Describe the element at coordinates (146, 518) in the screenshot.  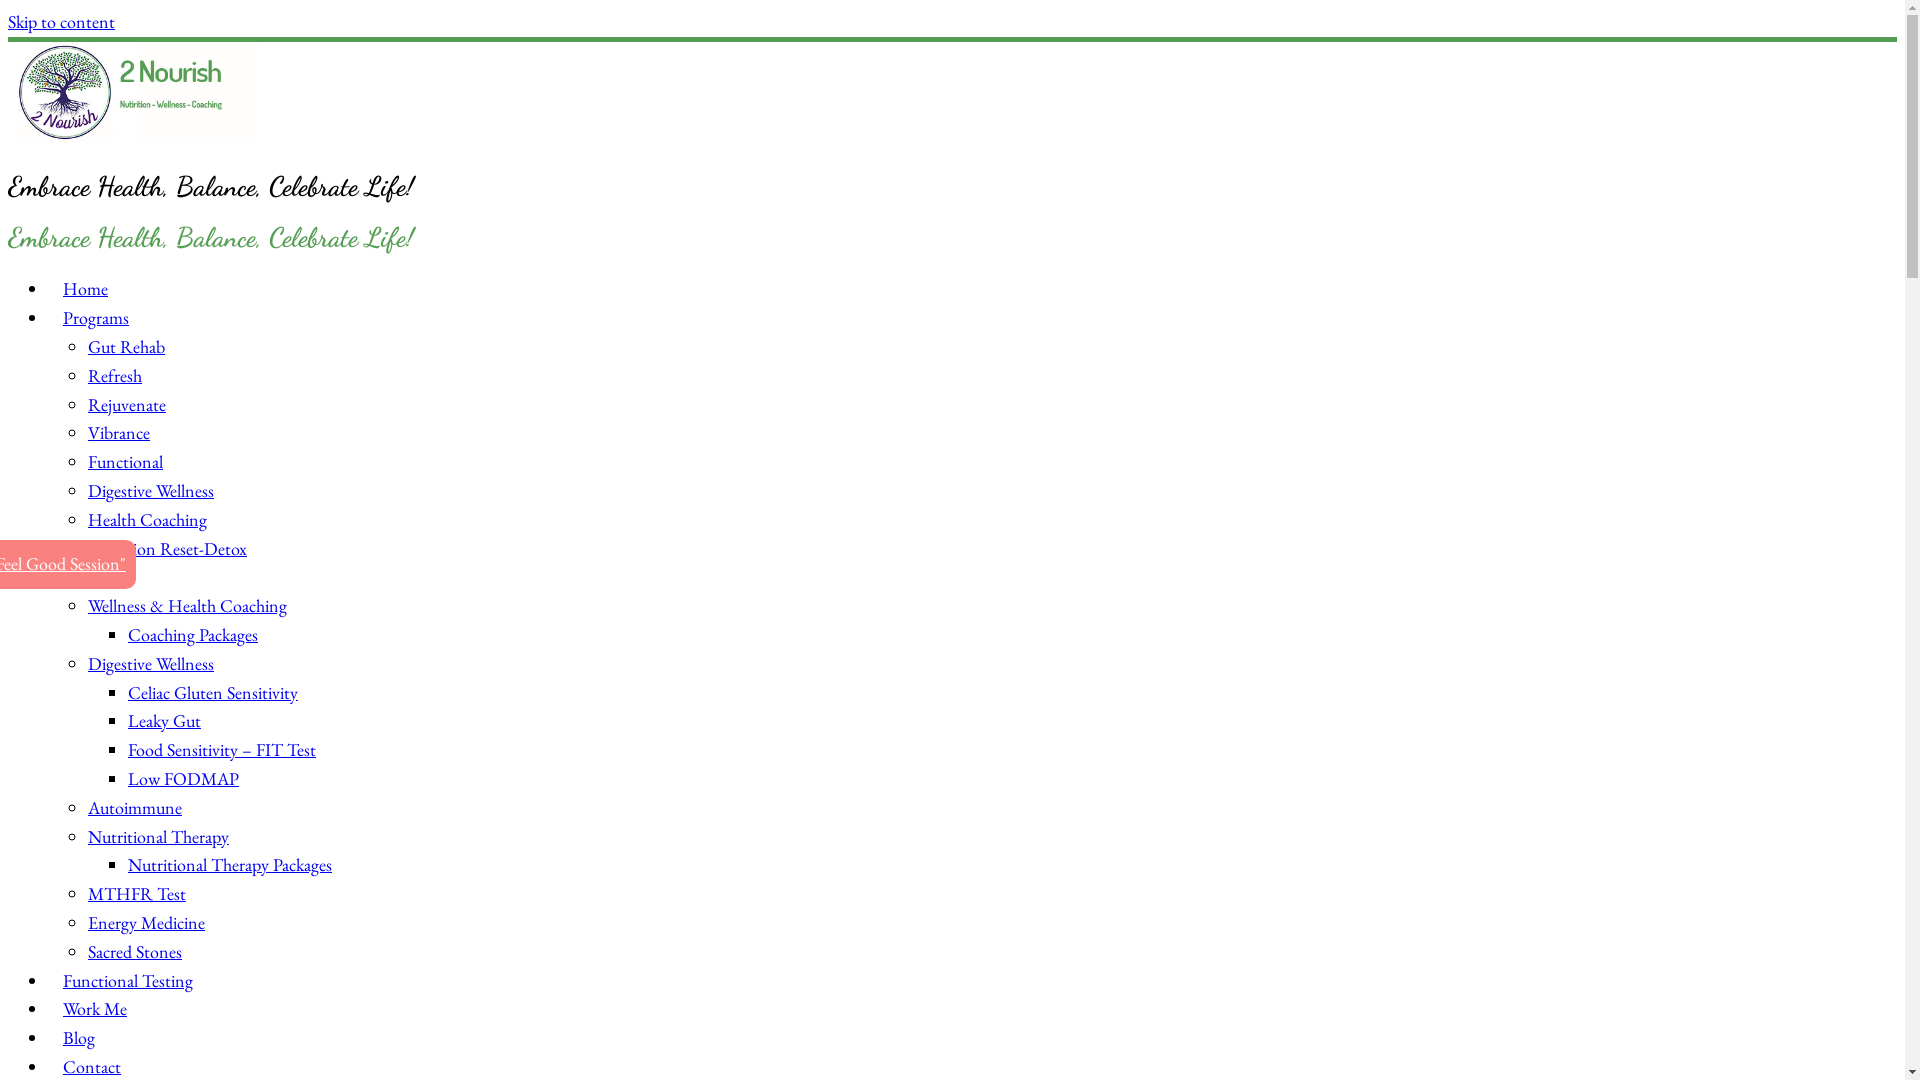
I see `'Health Coaching'` at that location.